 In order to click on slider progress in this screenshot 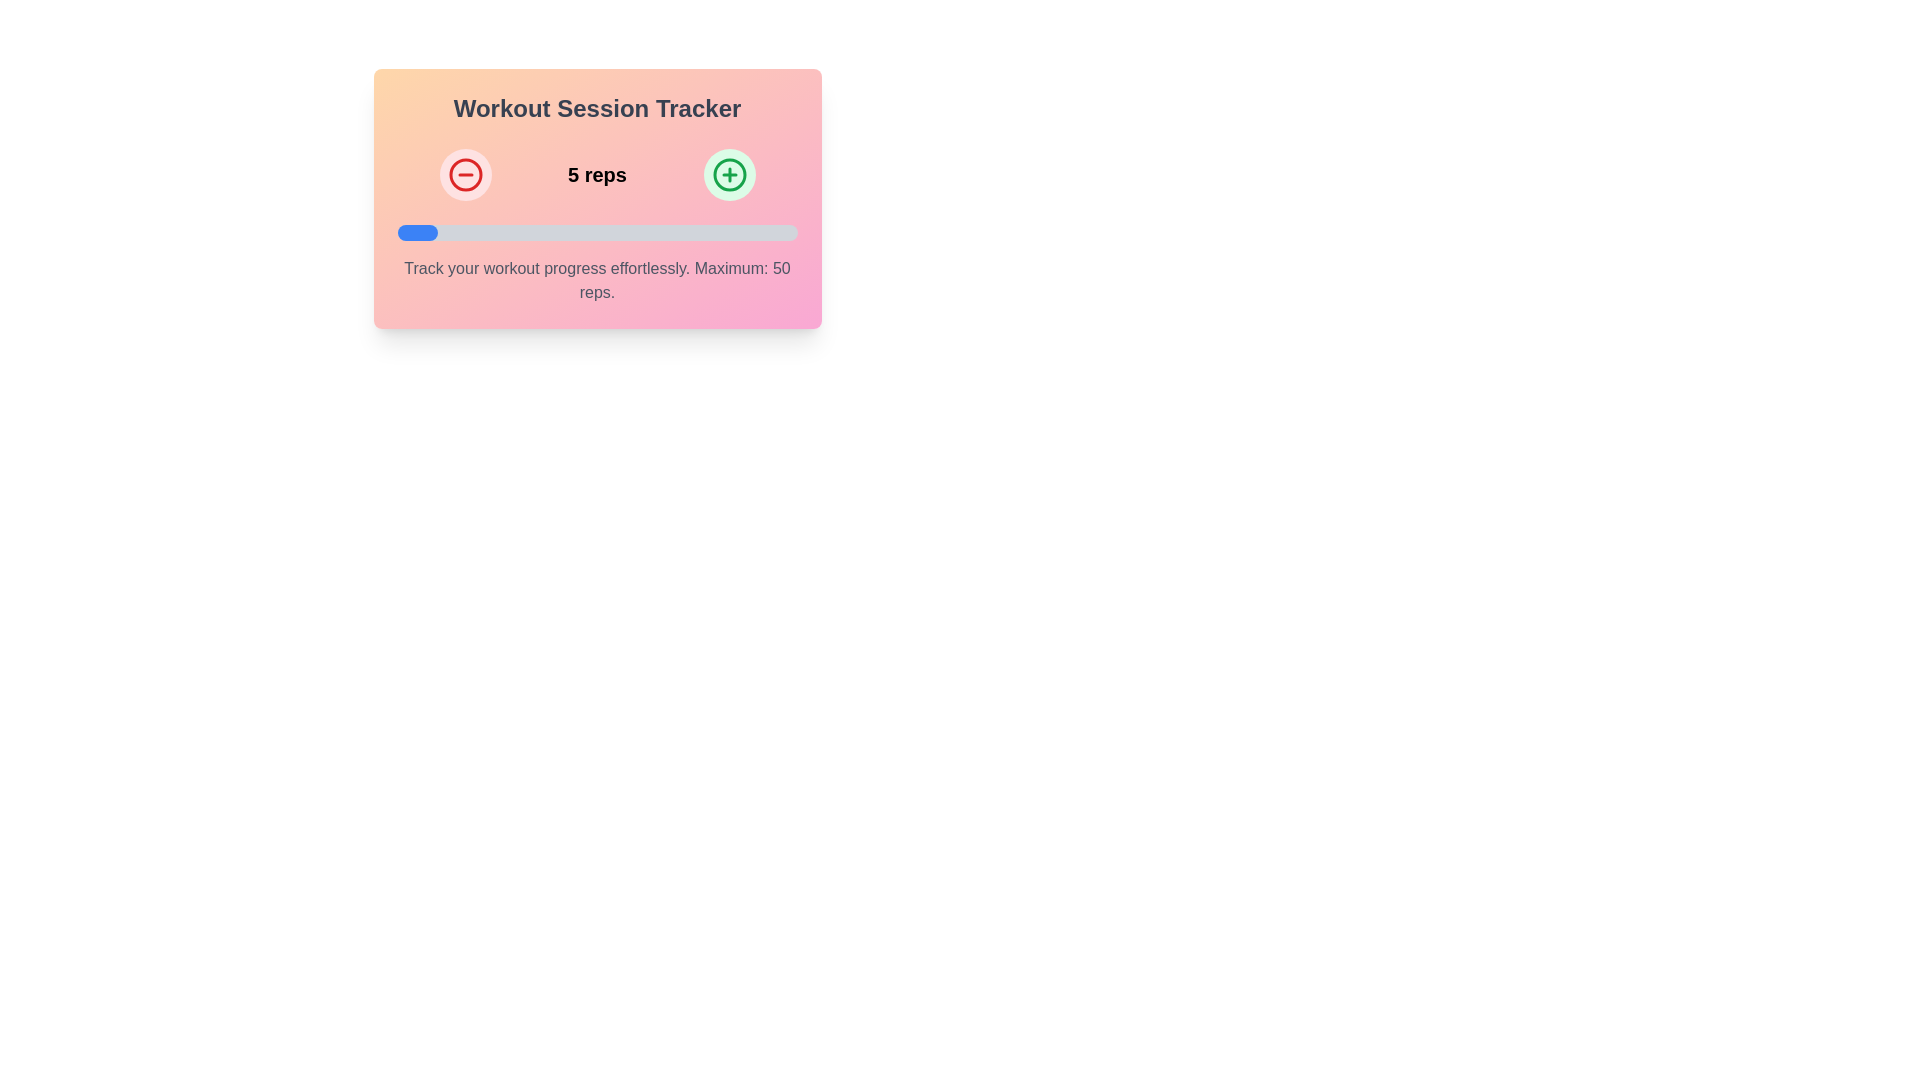, I will do `click(685, 231)`.